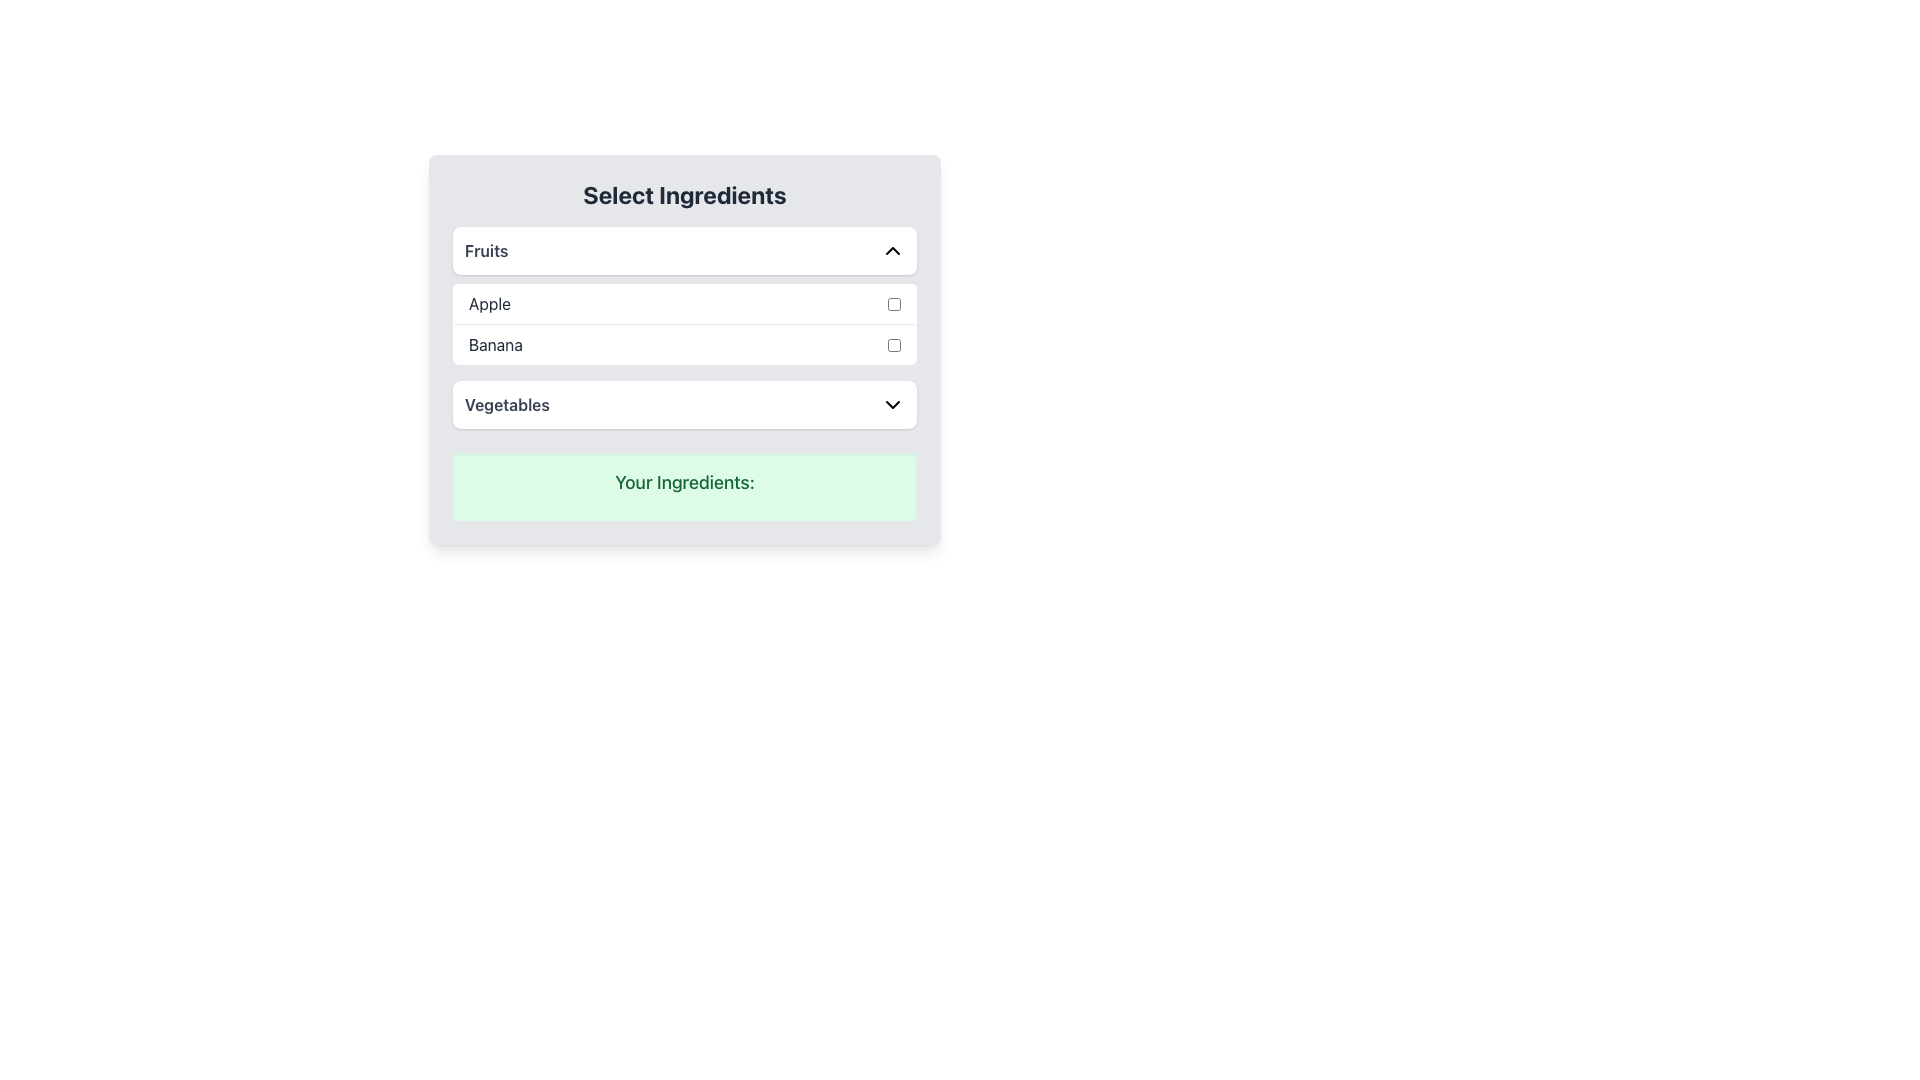 Image resolution: width=1920 pixels, height=1080 pixels. What do you see at coordinates (891, 249) in the screenshot?
I see `the arrow icon located to the far right of the 'Fruits' row, which indicates the action to collapse or expand the 'Fruits' section` at bounding box center [891, 249].